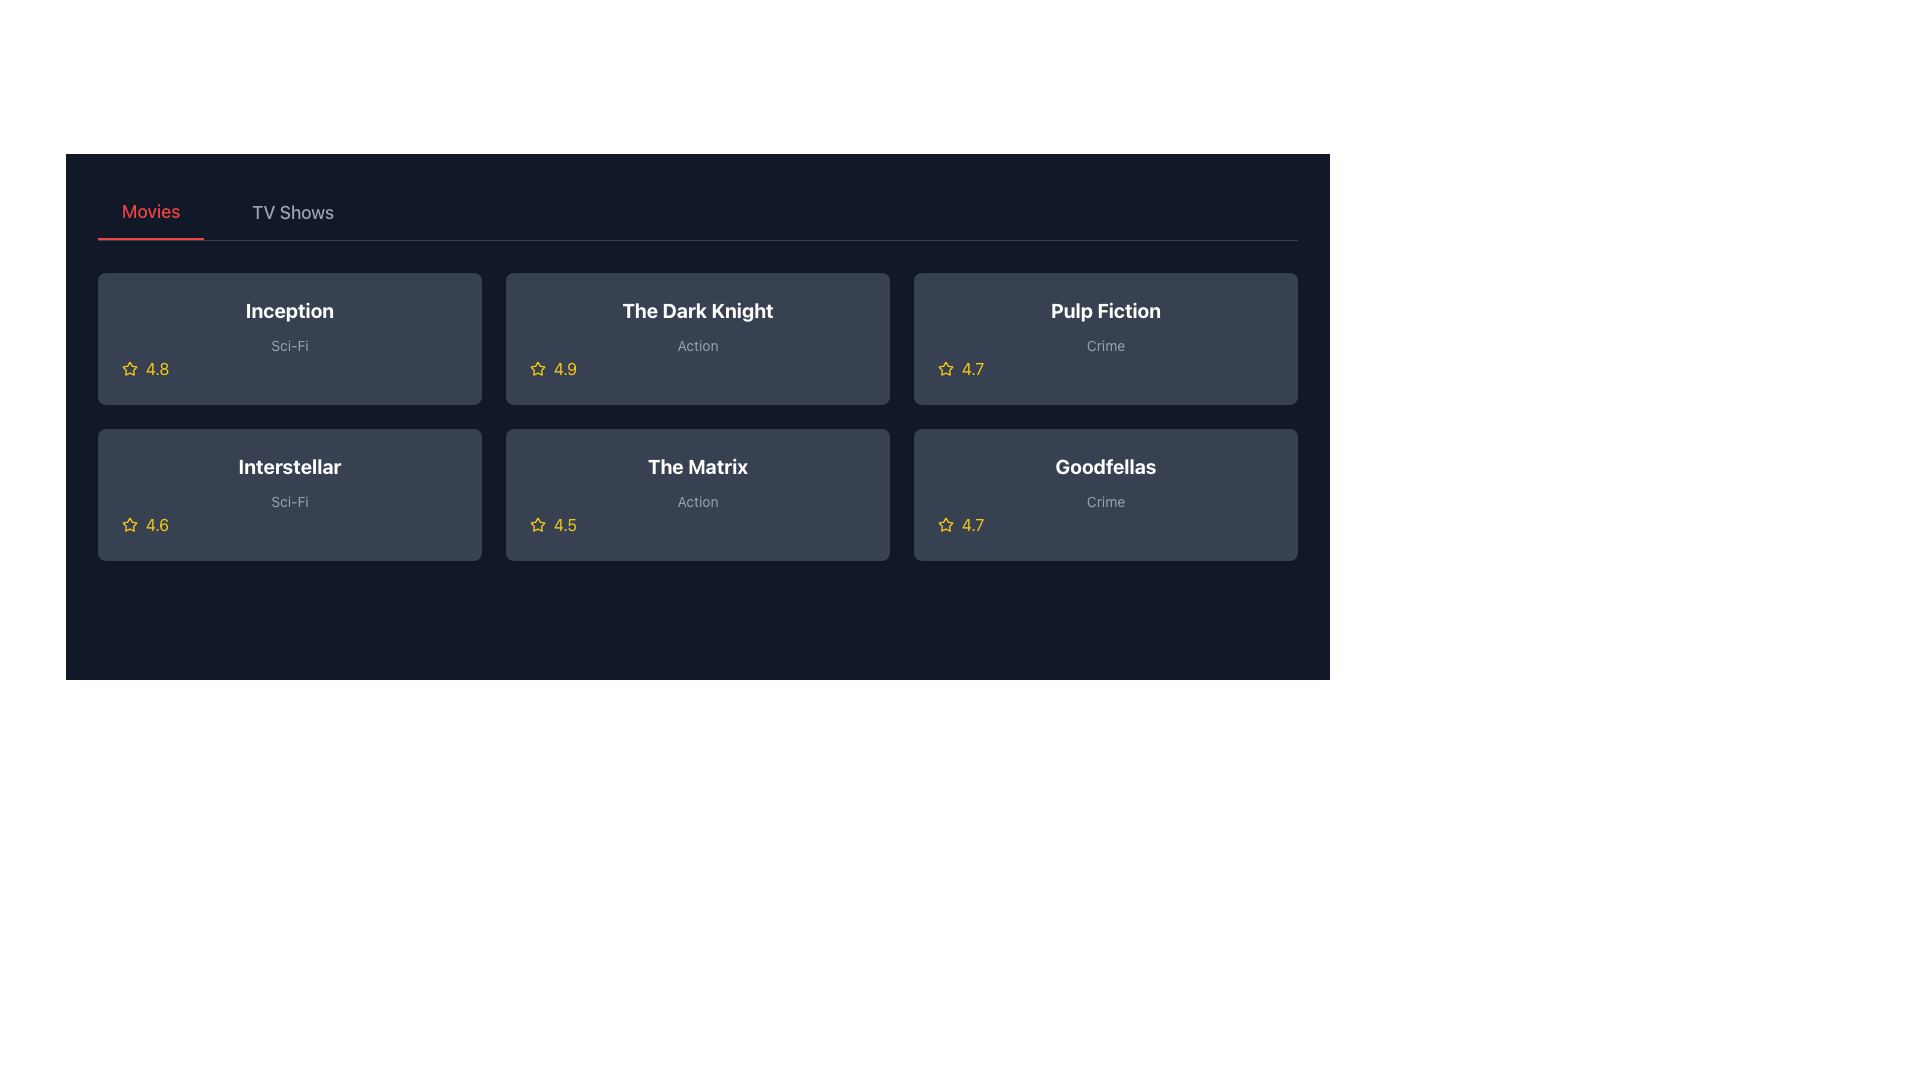  What do you see at coordinates (697, 338) in the screenshot?
I see `the button that shows more information about 'The Dark Knight' to change its background color` at bounding box center [697, 338].